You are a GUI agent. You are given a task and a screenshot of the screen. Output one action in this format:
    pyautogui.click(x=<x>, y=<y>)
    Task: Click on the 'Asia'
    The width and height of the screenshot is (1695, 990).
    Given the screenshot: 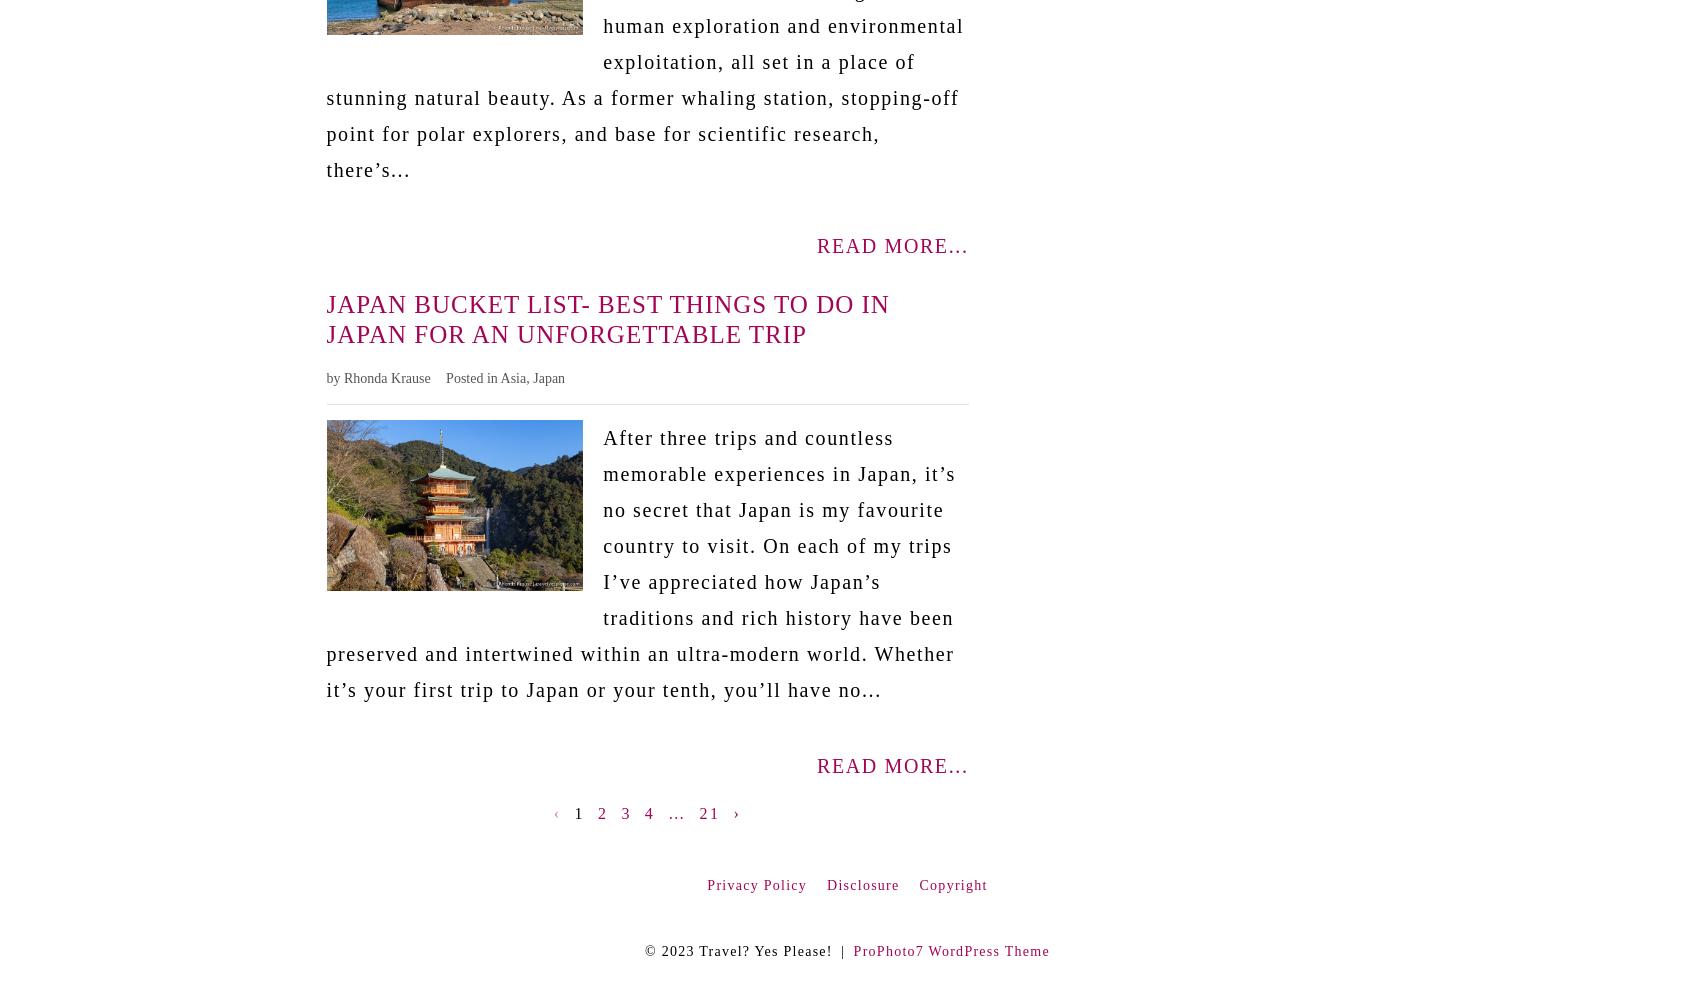 What is the action you would take?
    pyautogui.click(x=512, y=377)
    